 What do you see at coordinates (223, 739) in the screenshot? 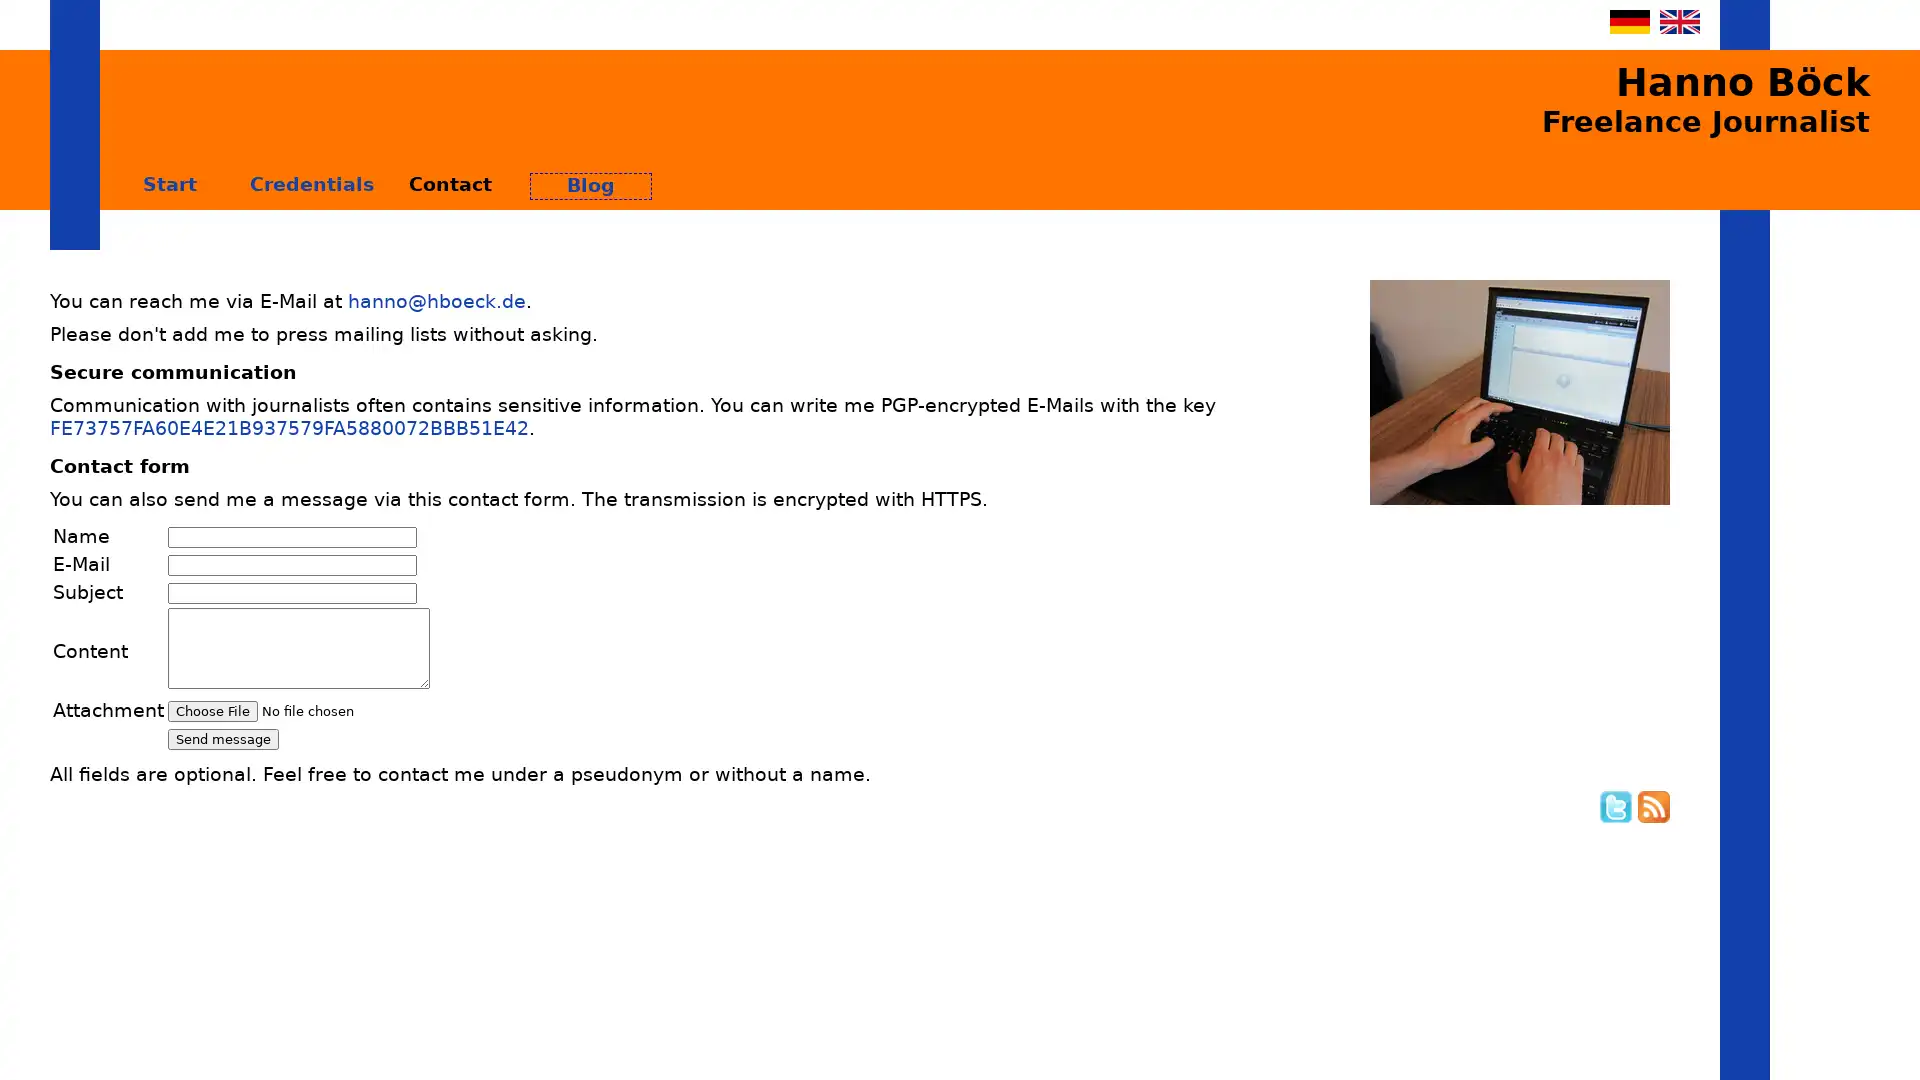
I see `Send message` at bounding box center [223, 739].